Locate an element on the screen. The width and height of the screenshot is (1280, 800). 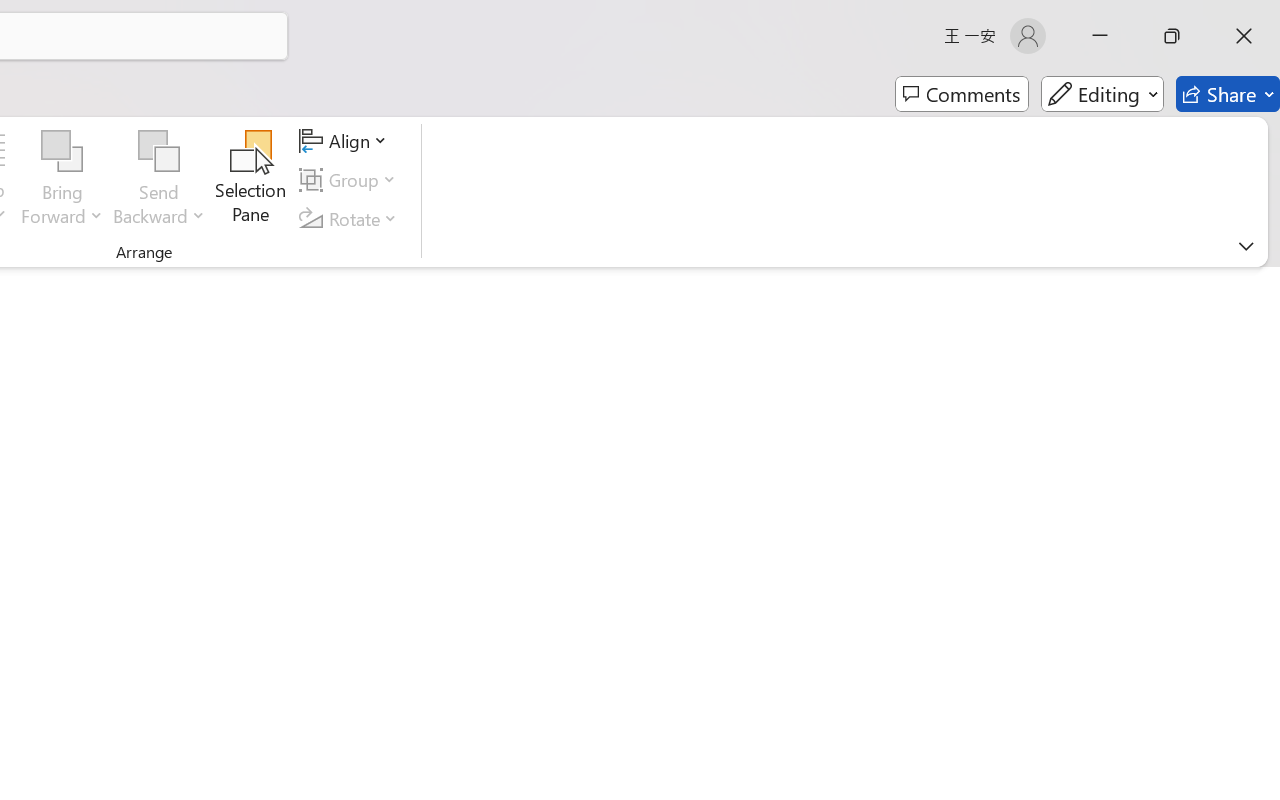
'Comments' is located at coordinates (961, 94).